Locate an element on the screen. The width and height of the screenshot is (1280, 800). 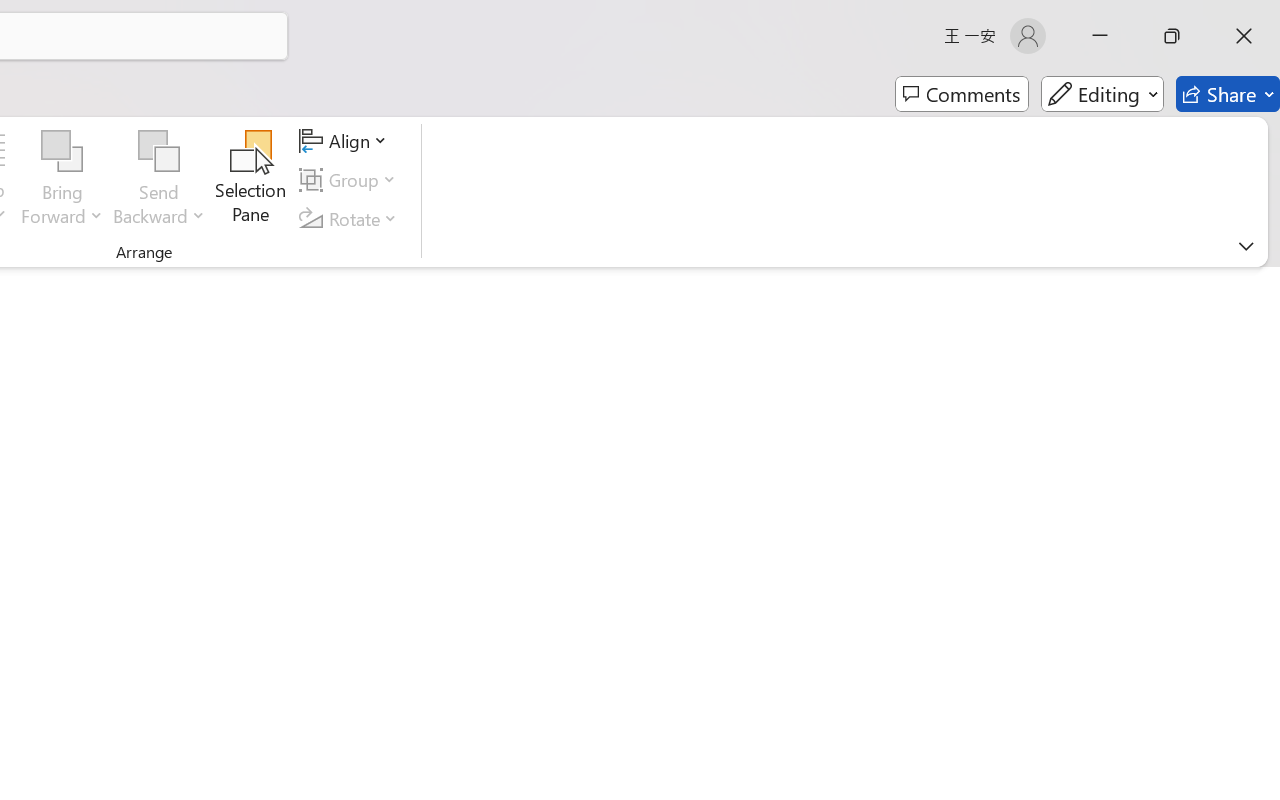
'Comments' is located at coordinates (961, 94).